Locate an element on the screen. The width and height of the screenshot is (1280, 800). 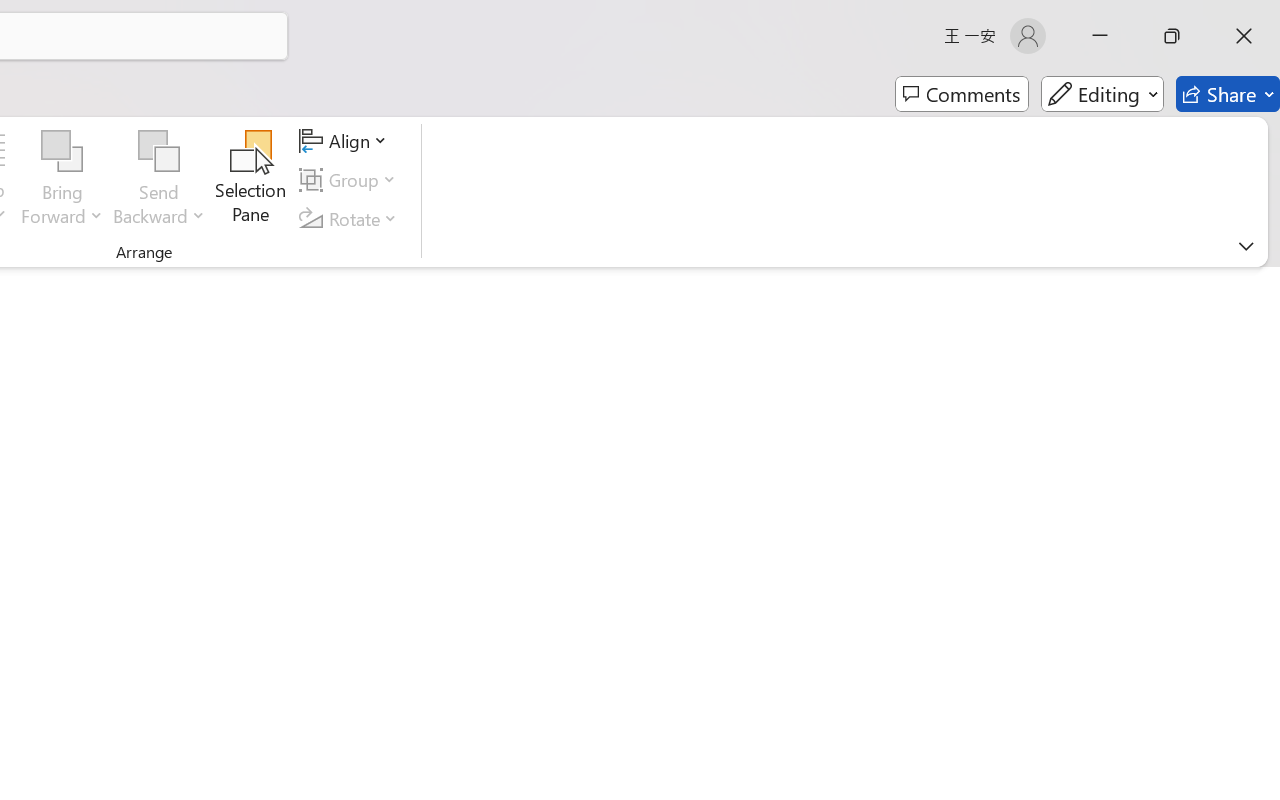
'Comments' is located at coordinates (961, 94).